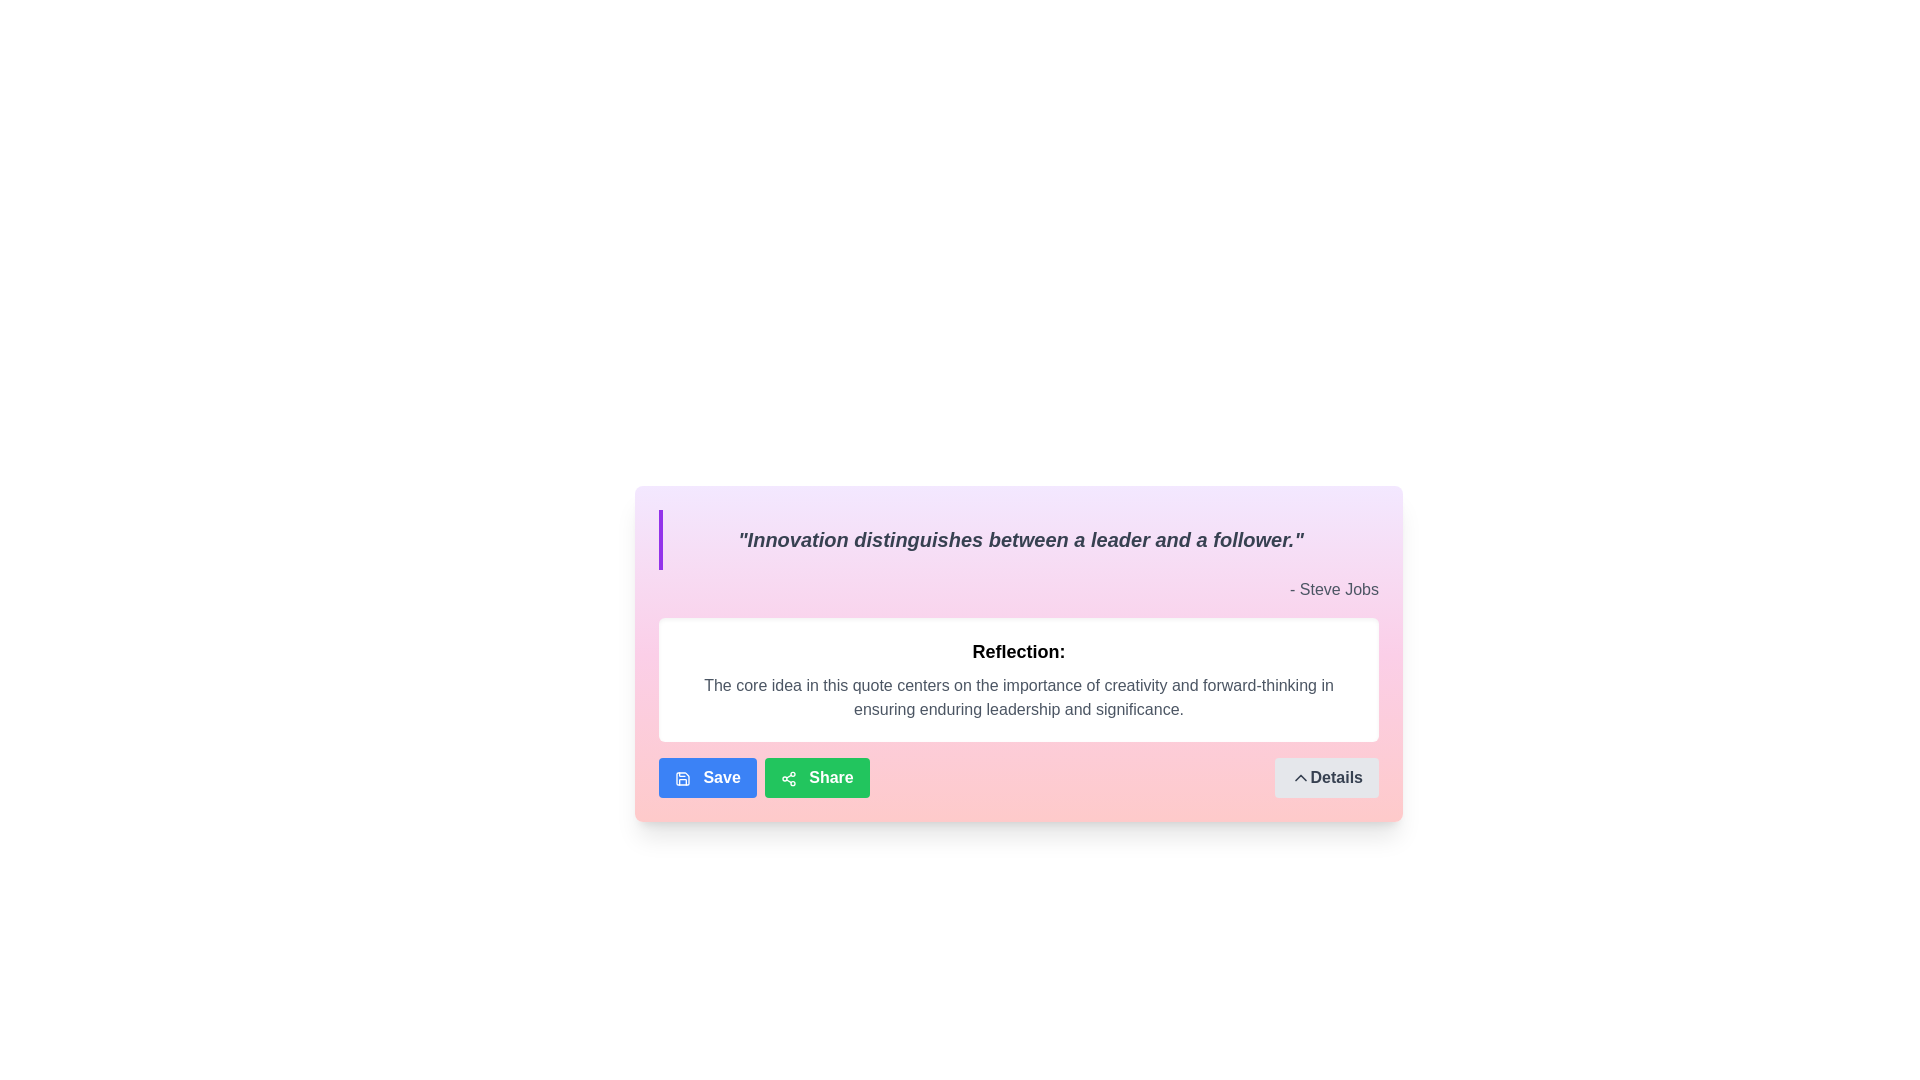 This screenshot has height=1080, width=1920. I want to click on the floppy disk icon located at the bottom left corner of the card component, which is used to represent a save action, so click(682, 777).